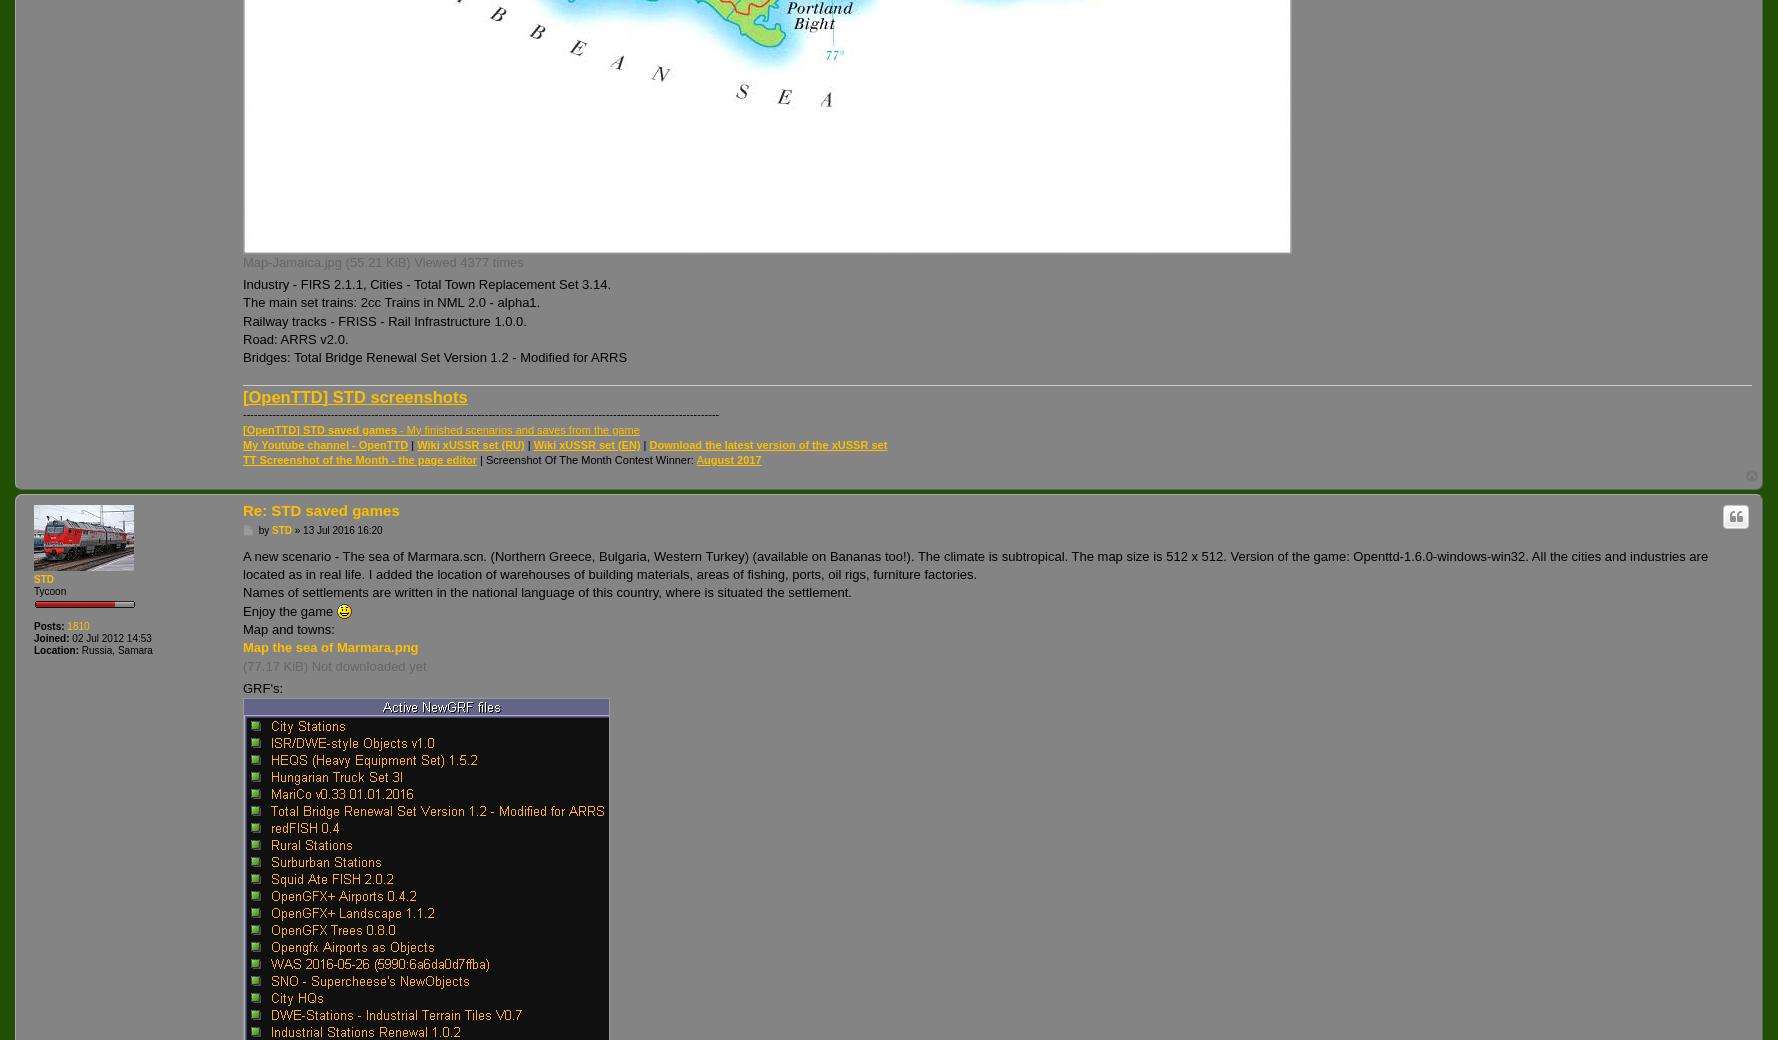  What do you see at coordinates (114, 648) in the screenshot?
I see `'Russia, Samara'` at bounding box center [114, 648].